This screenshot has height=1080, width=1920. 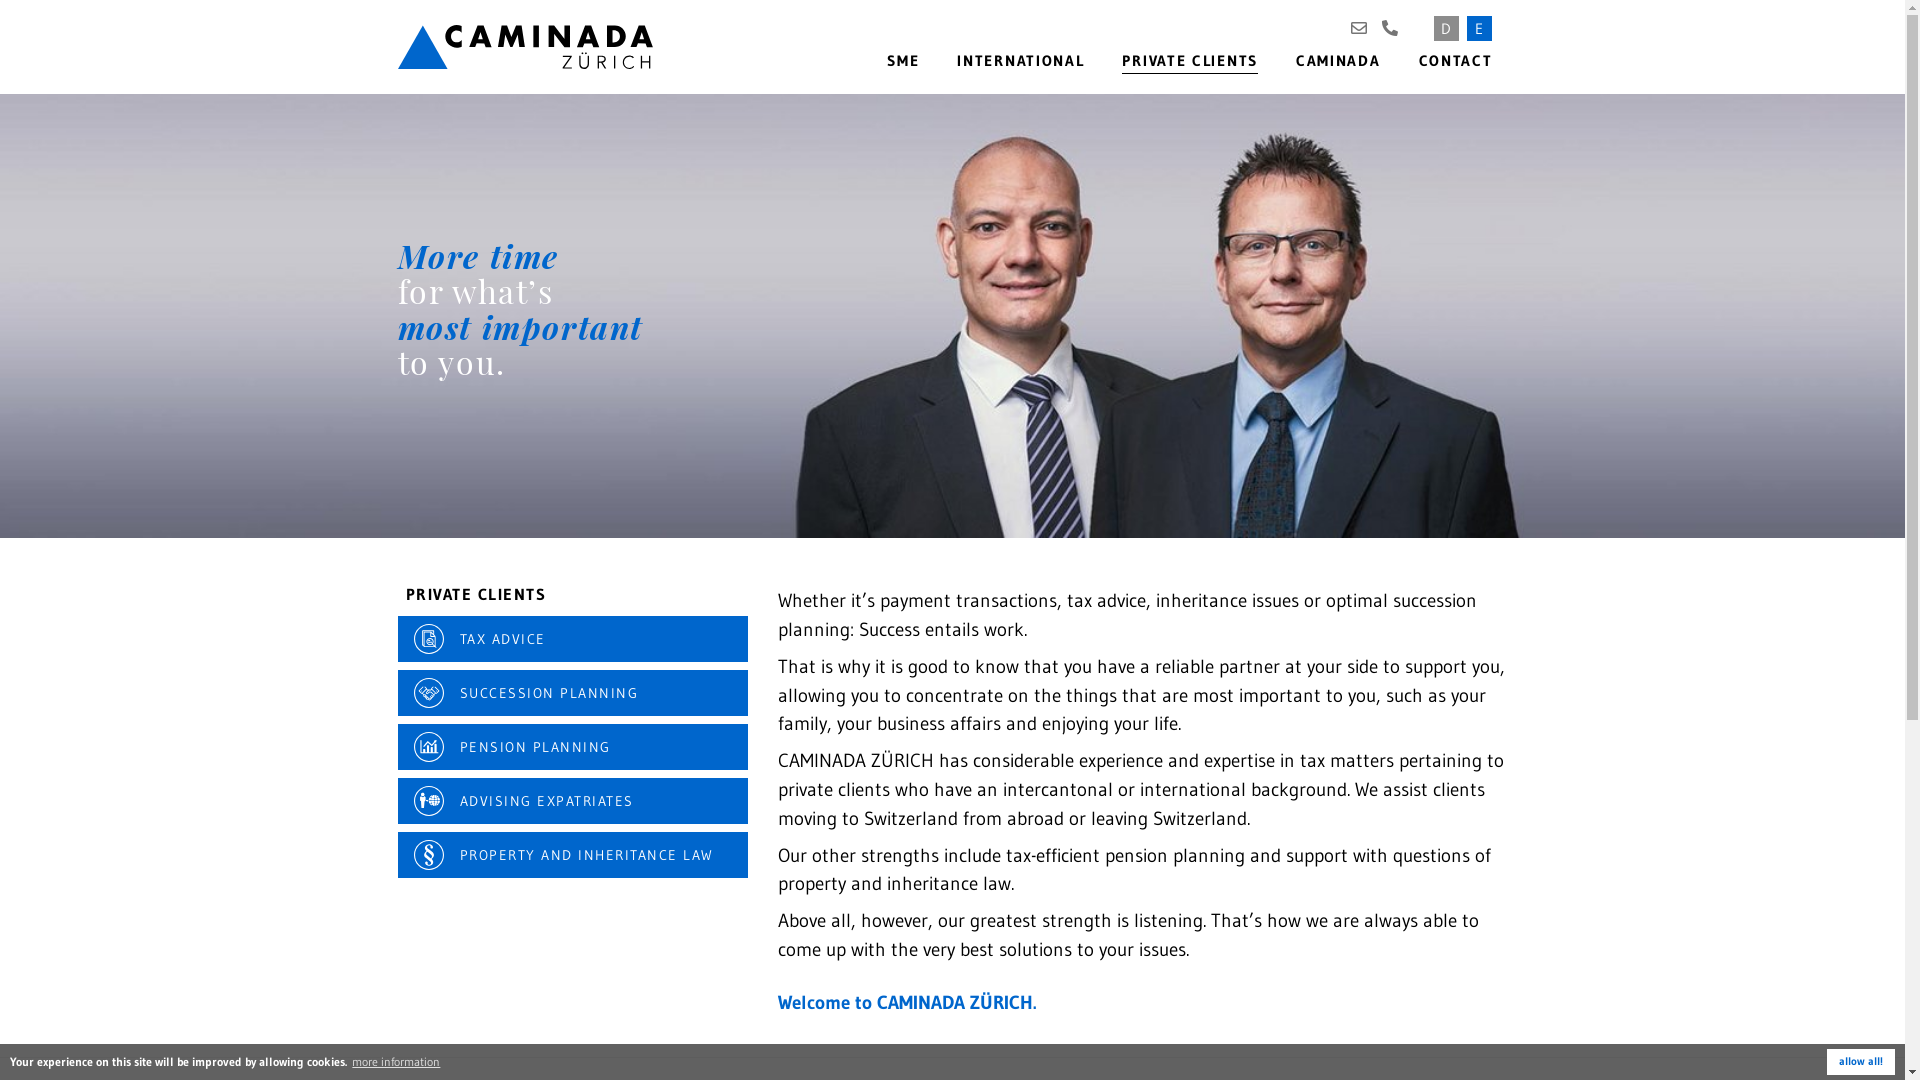 What do you see at coordinates (571, 747) in the screenshot?
I see `'PENSION PLANNING'` at bounding box center [571, 747].